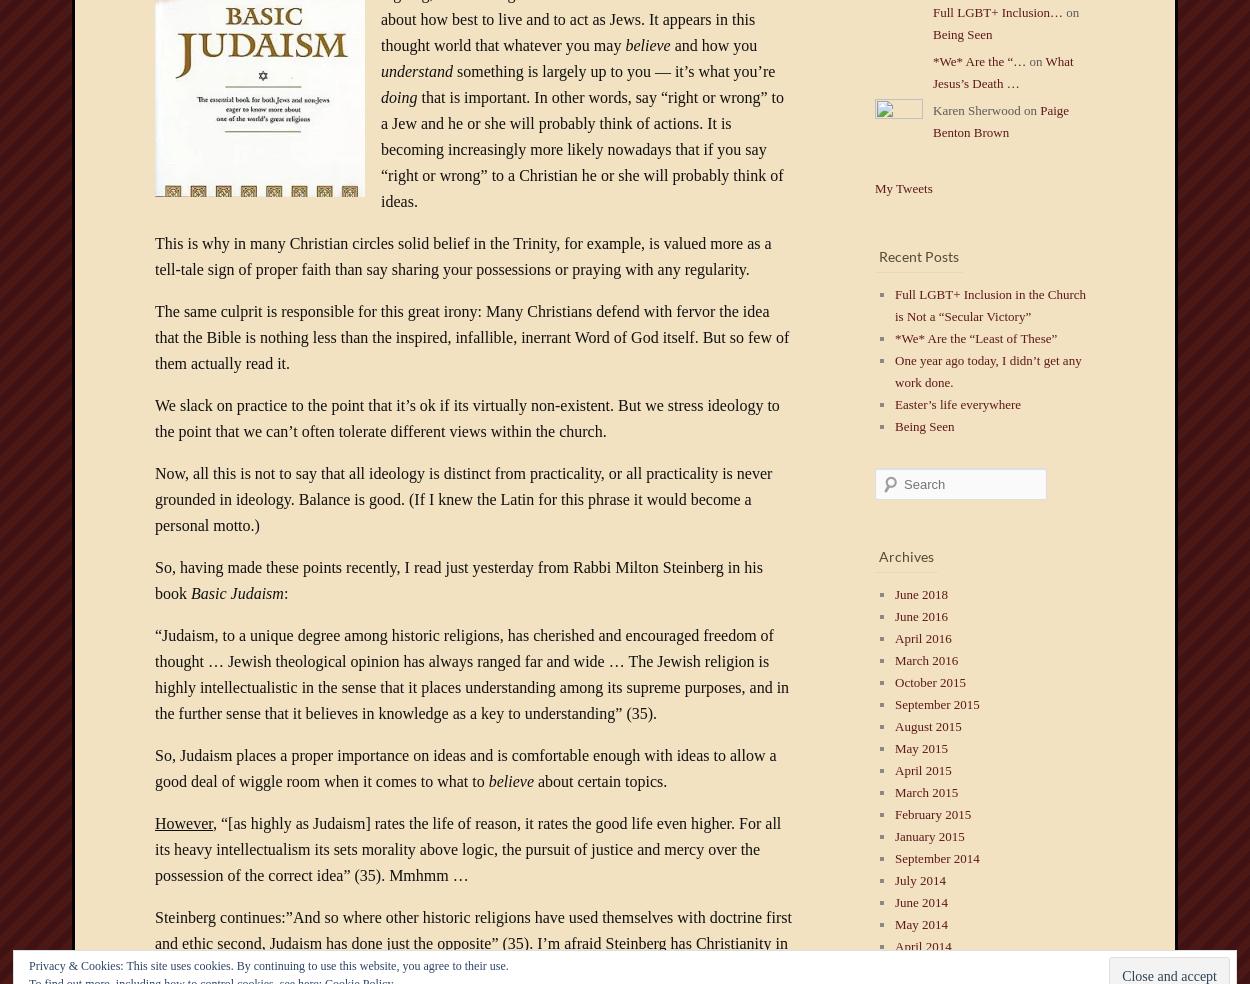 Image resolution: width=1250 pixels, height=984 pixels. Describe the element at coordinates (190, 592) in the screenshot. I see `'Basic Judaism'` at that location.